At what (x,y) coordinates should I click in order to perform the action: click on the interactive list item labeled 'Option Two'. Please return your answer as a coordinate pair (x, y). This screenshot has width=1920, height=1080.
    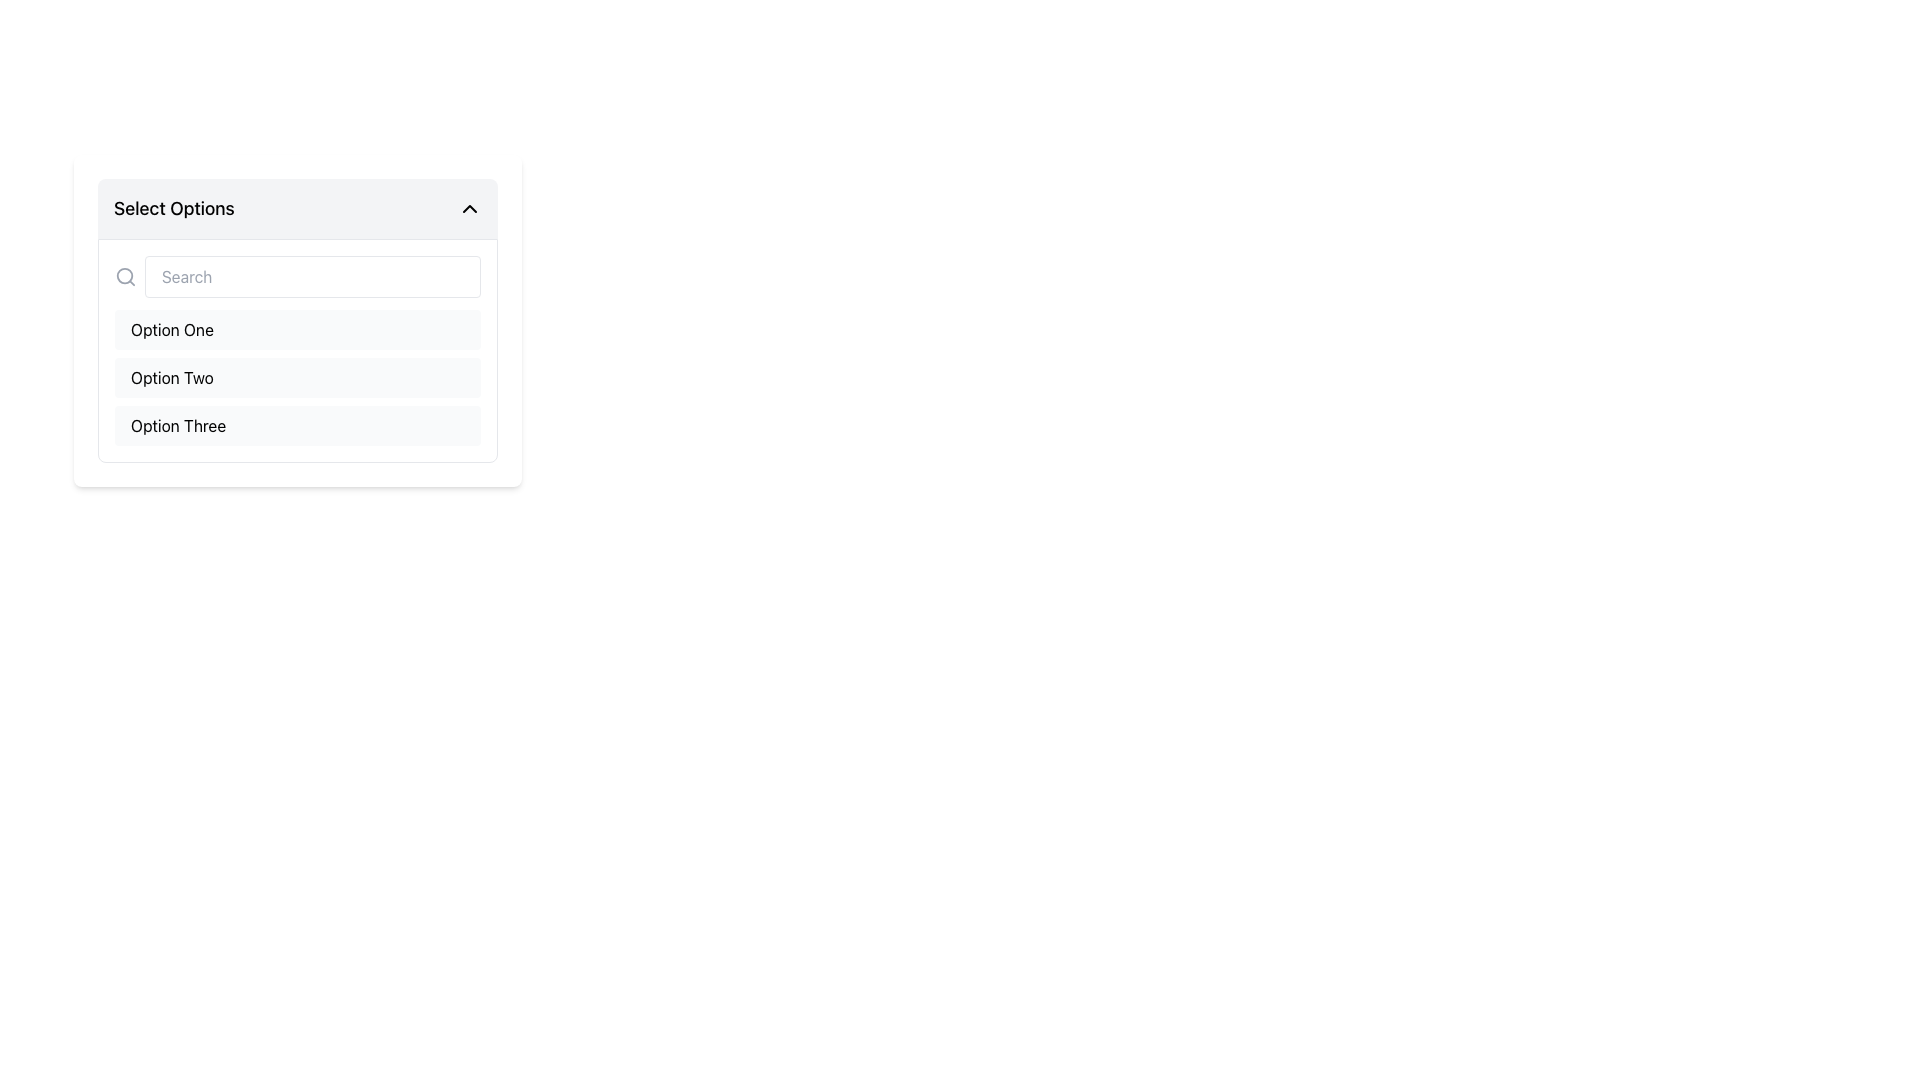
    Looking at the image, I should click on (296, 378).